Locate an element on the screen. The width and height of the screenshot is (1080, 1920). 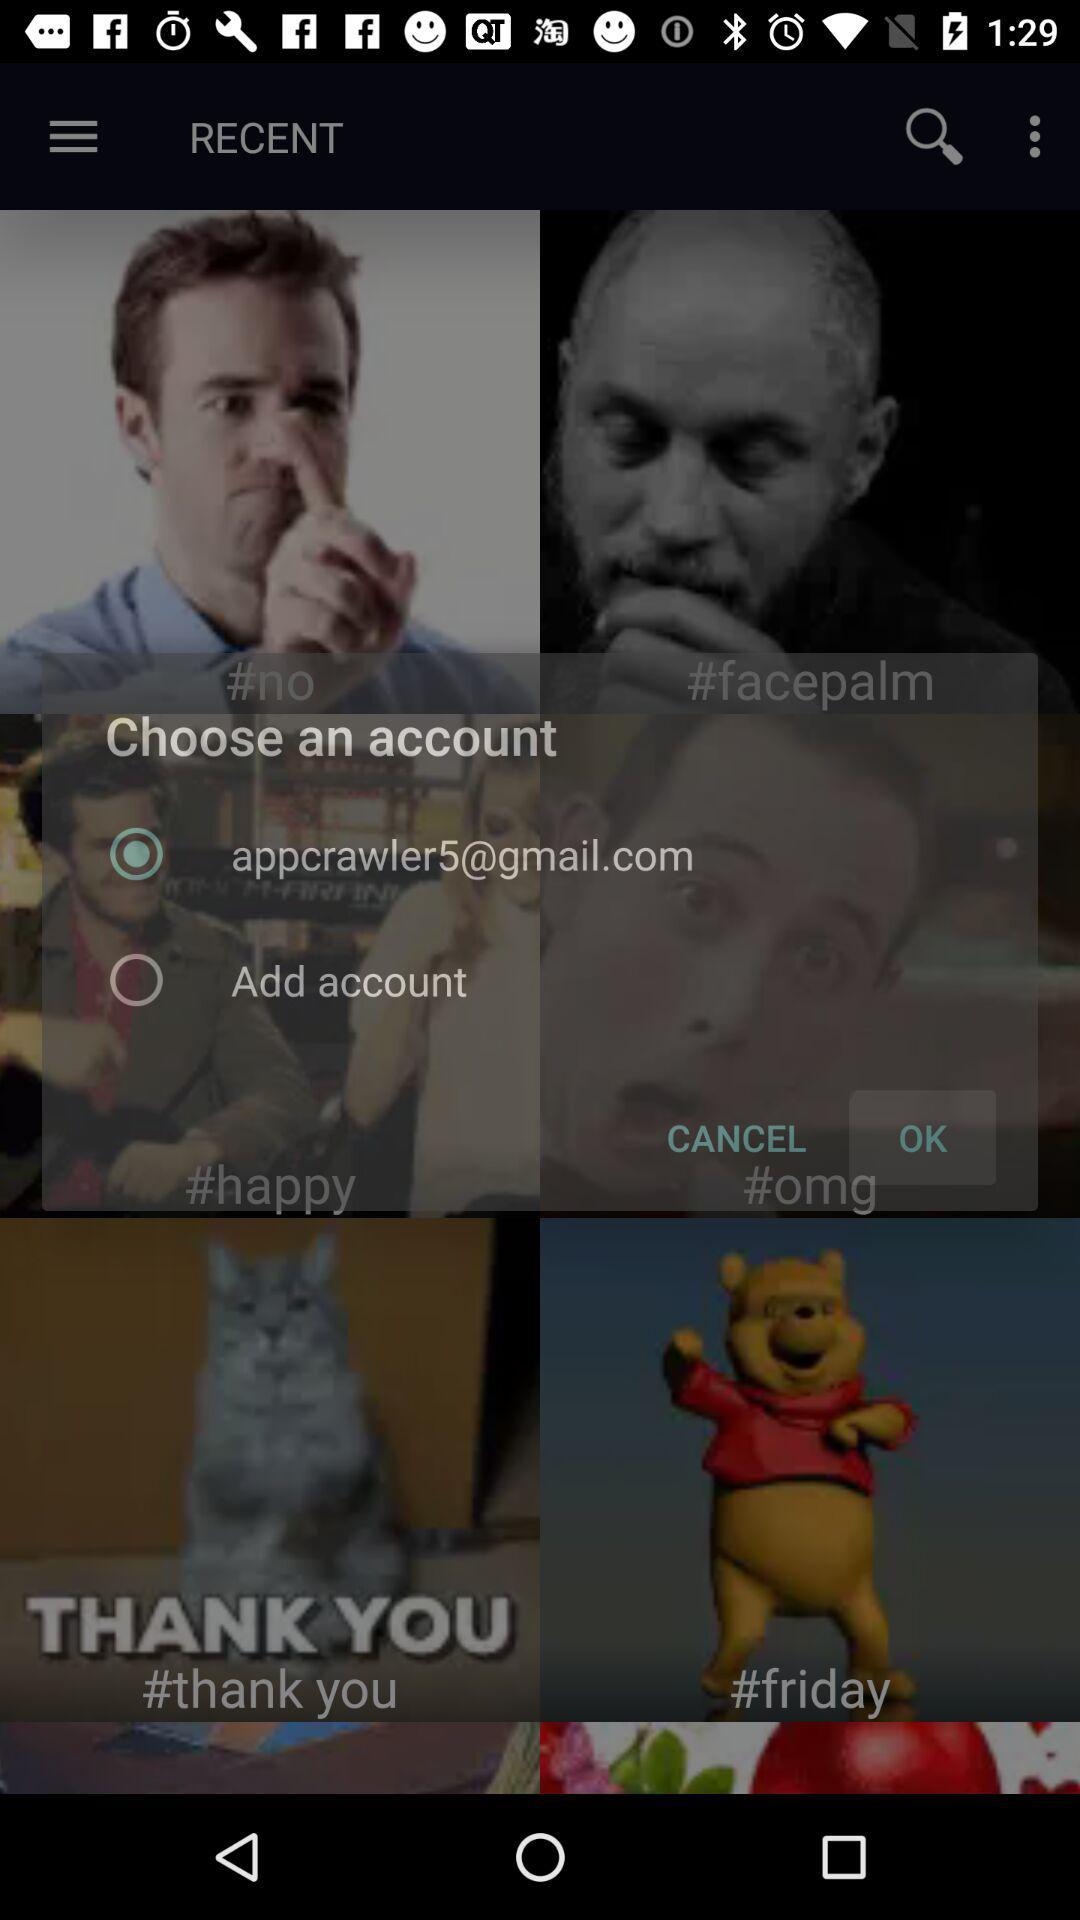
page website is located at coordinates (810, 1756).